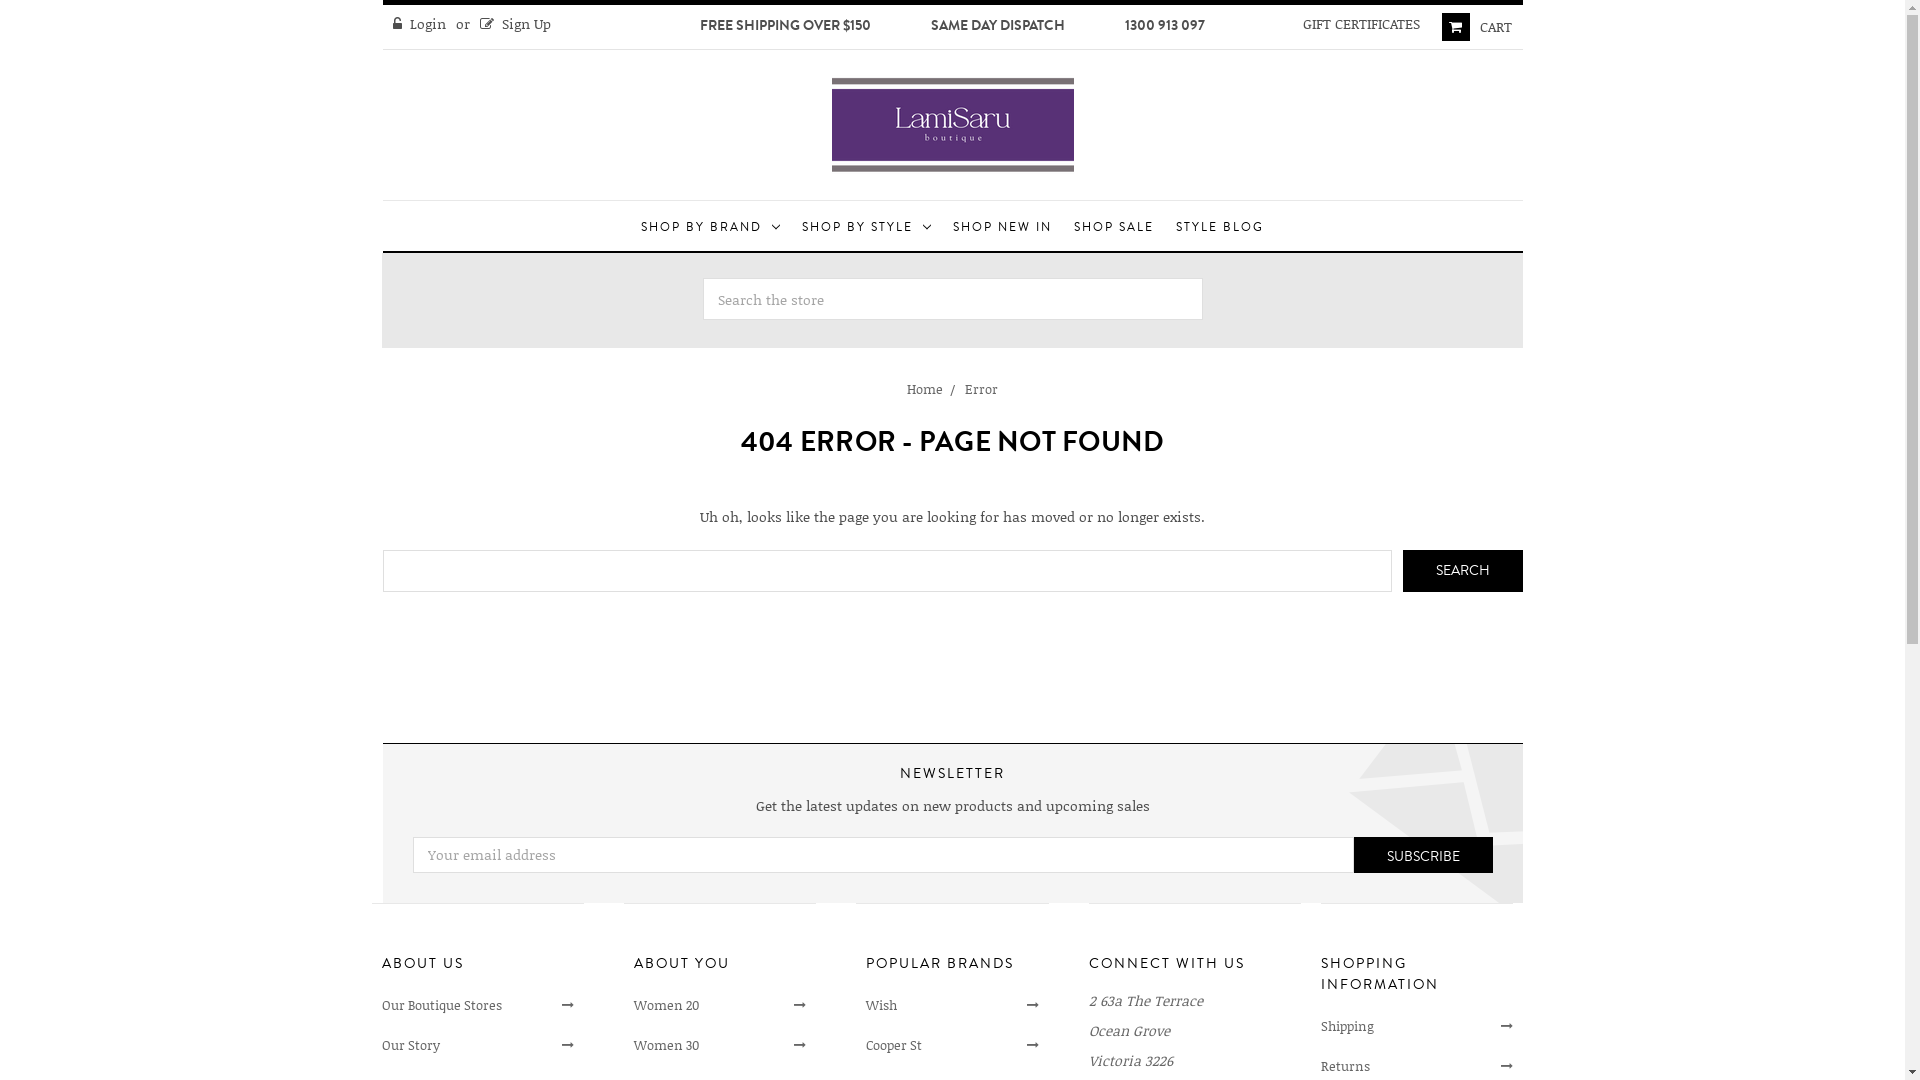  I want to click on 'CART', so click(1429, 27).